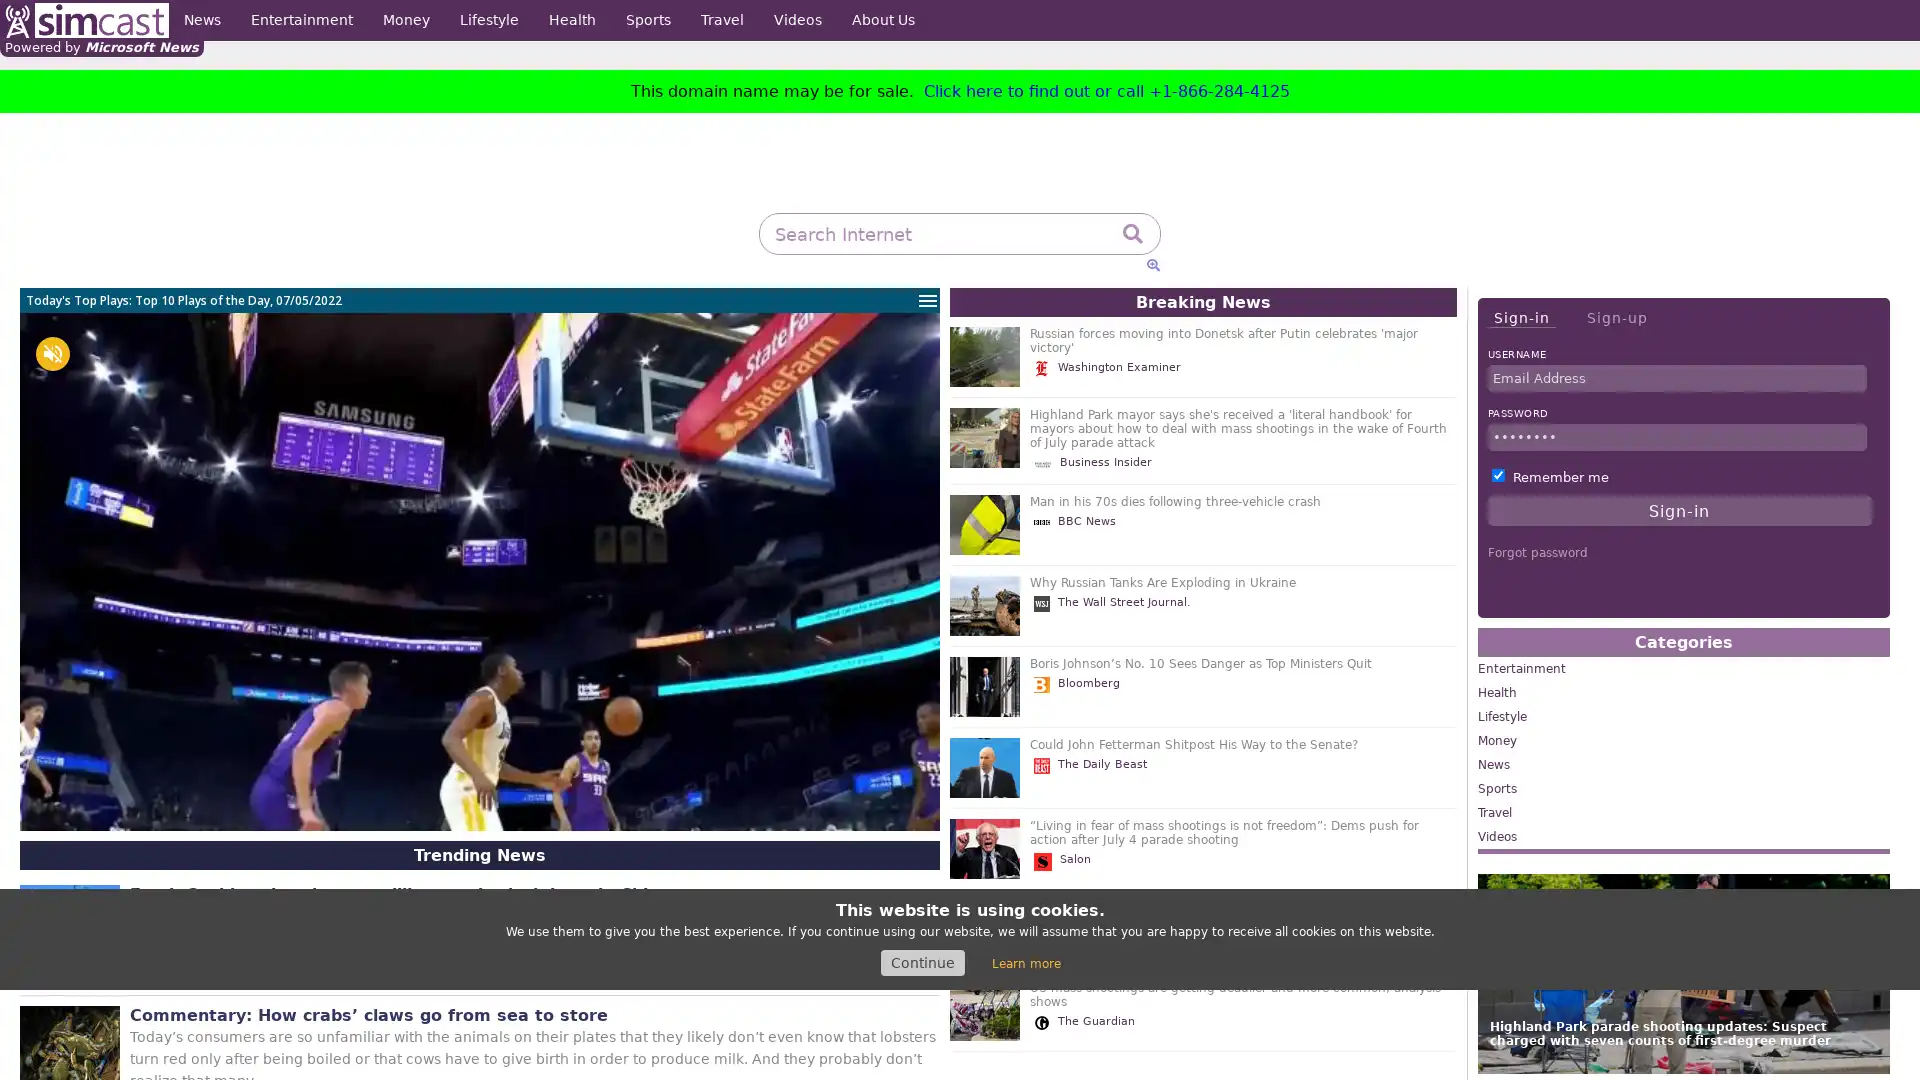 This screenshot has width=1920, height=1080. What do you see at coordinates (1520, 317) in the screenshot?
I see `Sign-in` at bounding box center [1520, 317].